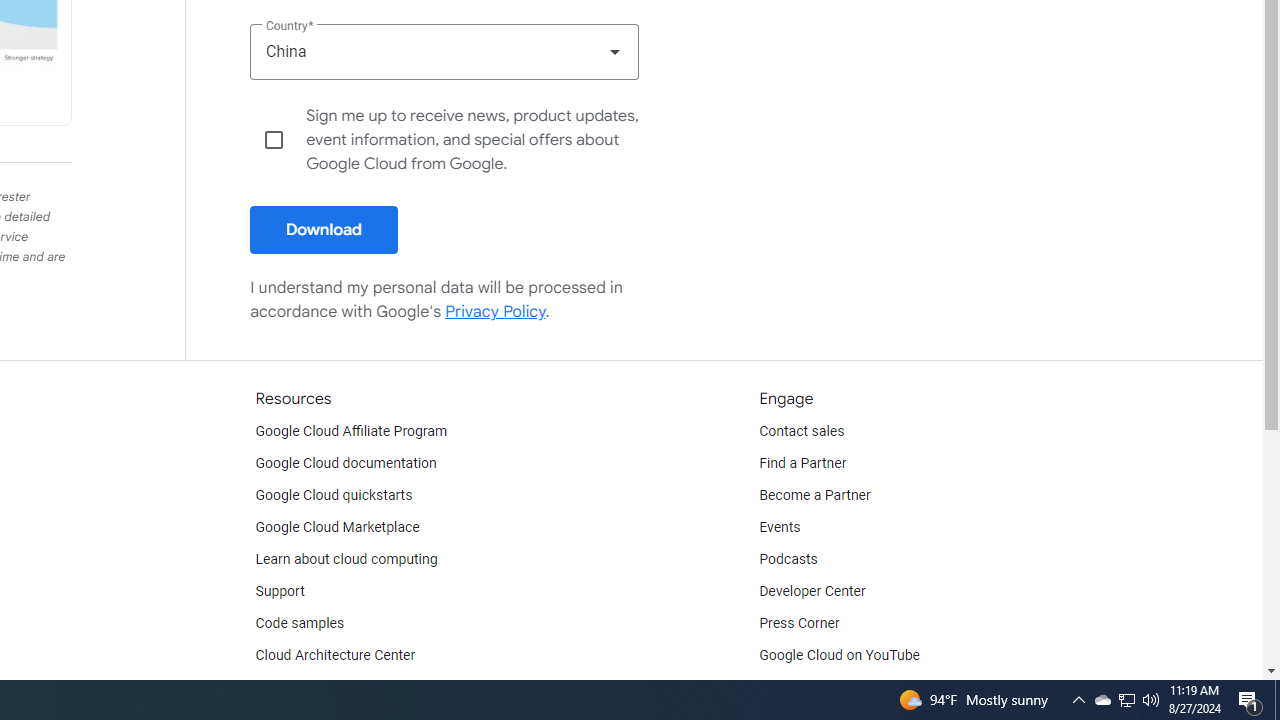 This screenshot has width=1280, height=720. Describe the element at coordinates (351, 431) in the screenshot. I see `'Google Cloud Affiliate Program'` at that location.